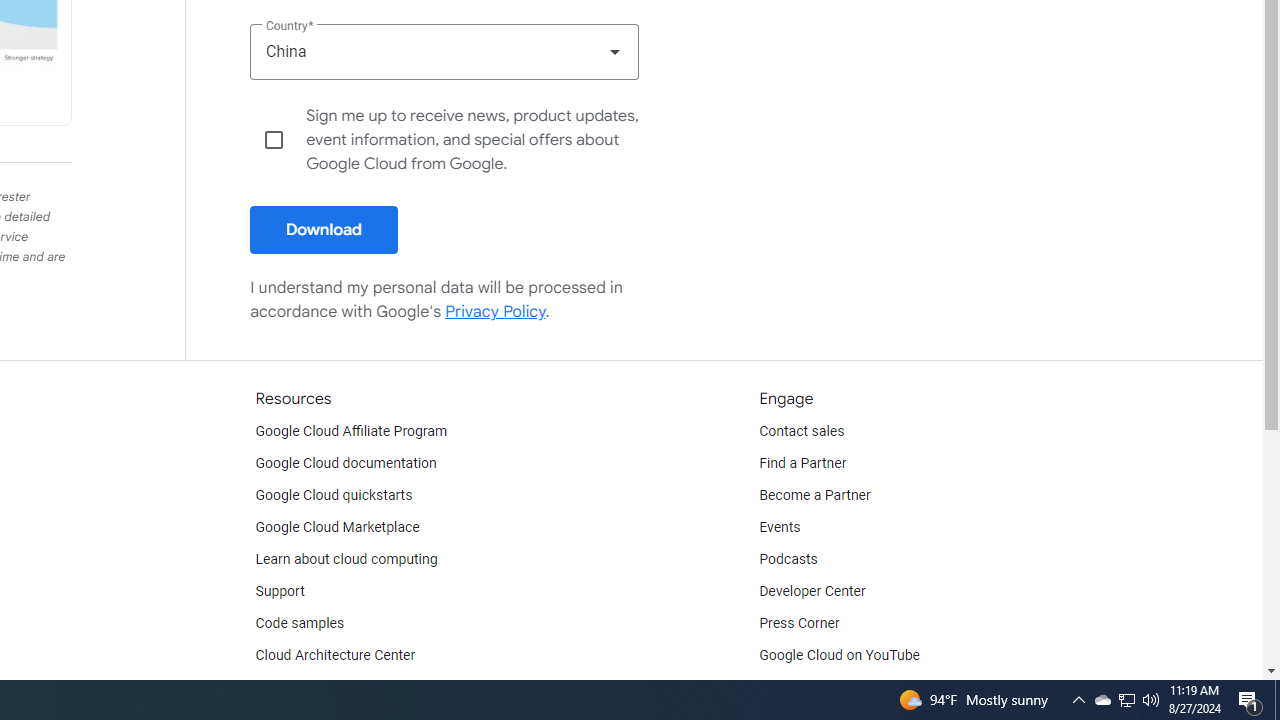 This screenshot has width=1280, height=720. Describe the element at coordinates (351, 431) in the screenshot. I see `'Google Cloud Affiliate Program'` at that location.